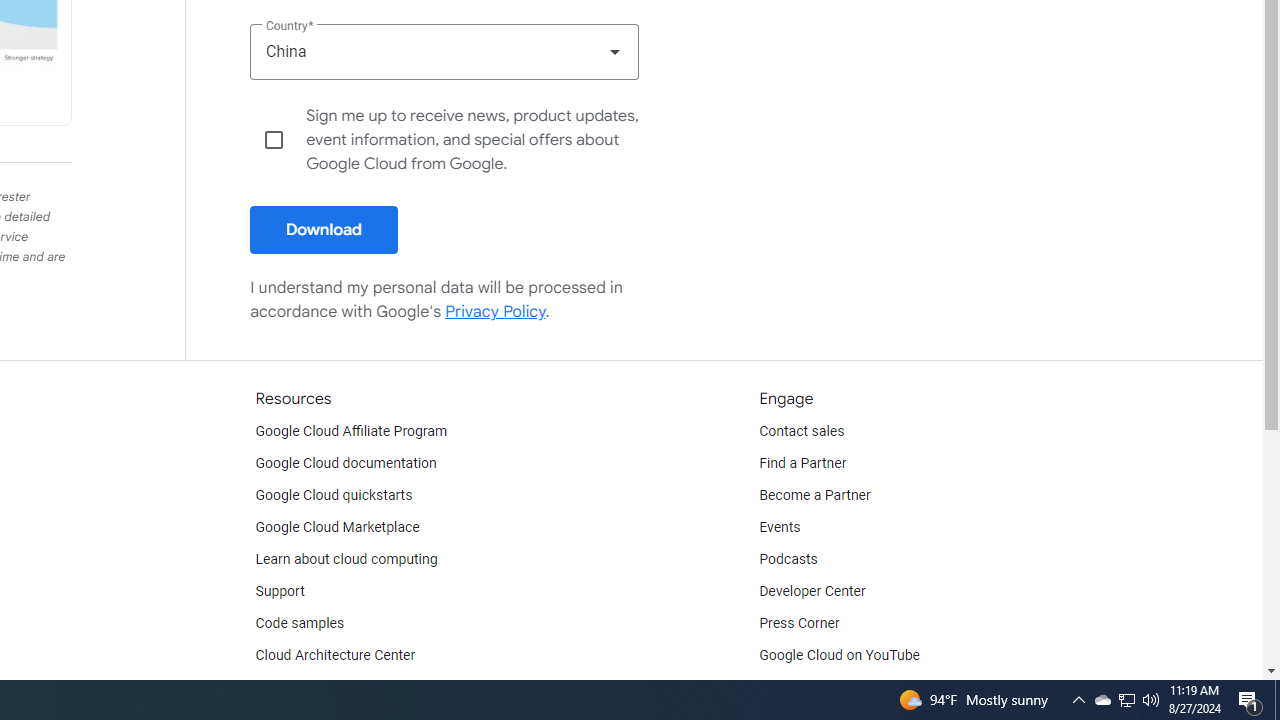 This screenshot has width=1280, height=720. Describe the element at coordinates (351, 431) in the screenshot. I see `'Google Cloud Affiliate Program'` at that location.